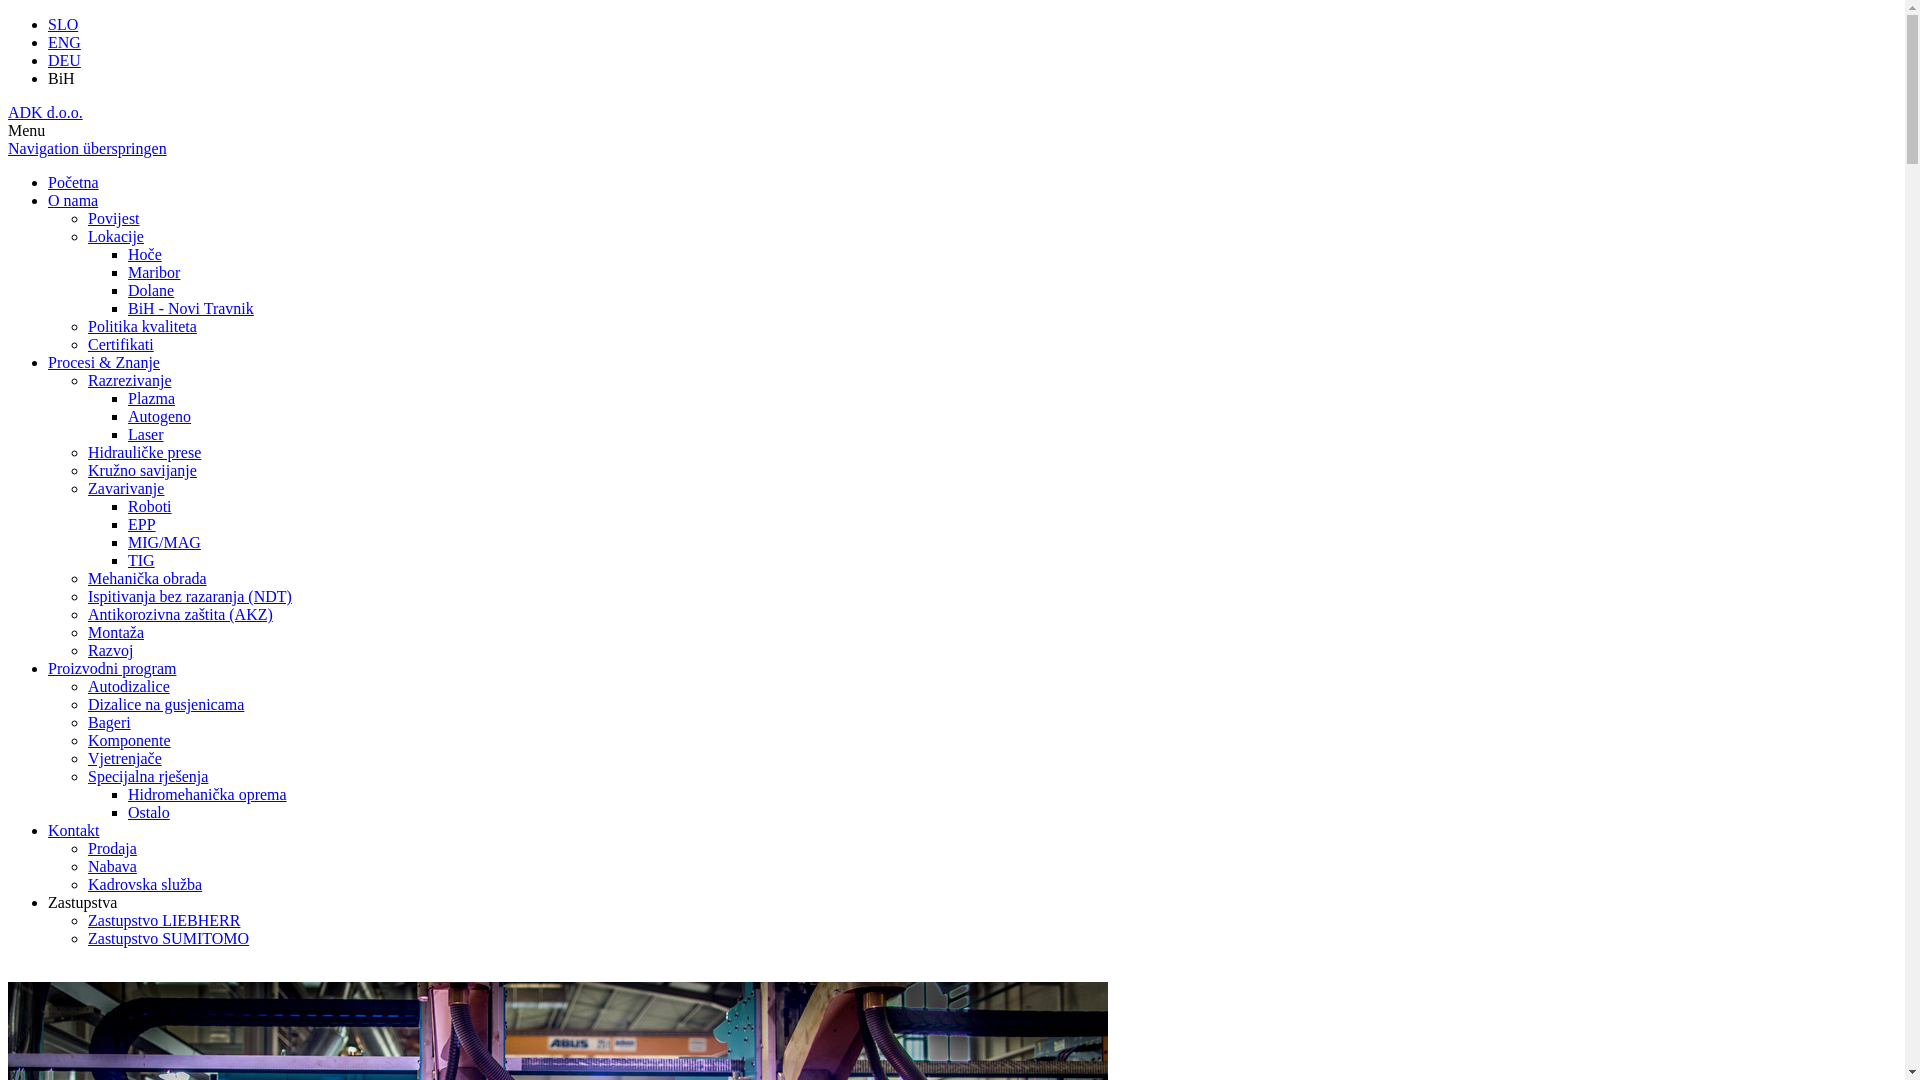  What do you see at coordinates (149, 290) in the screenshot?
I see `'Dolane'` at bounding box center [149, 290].